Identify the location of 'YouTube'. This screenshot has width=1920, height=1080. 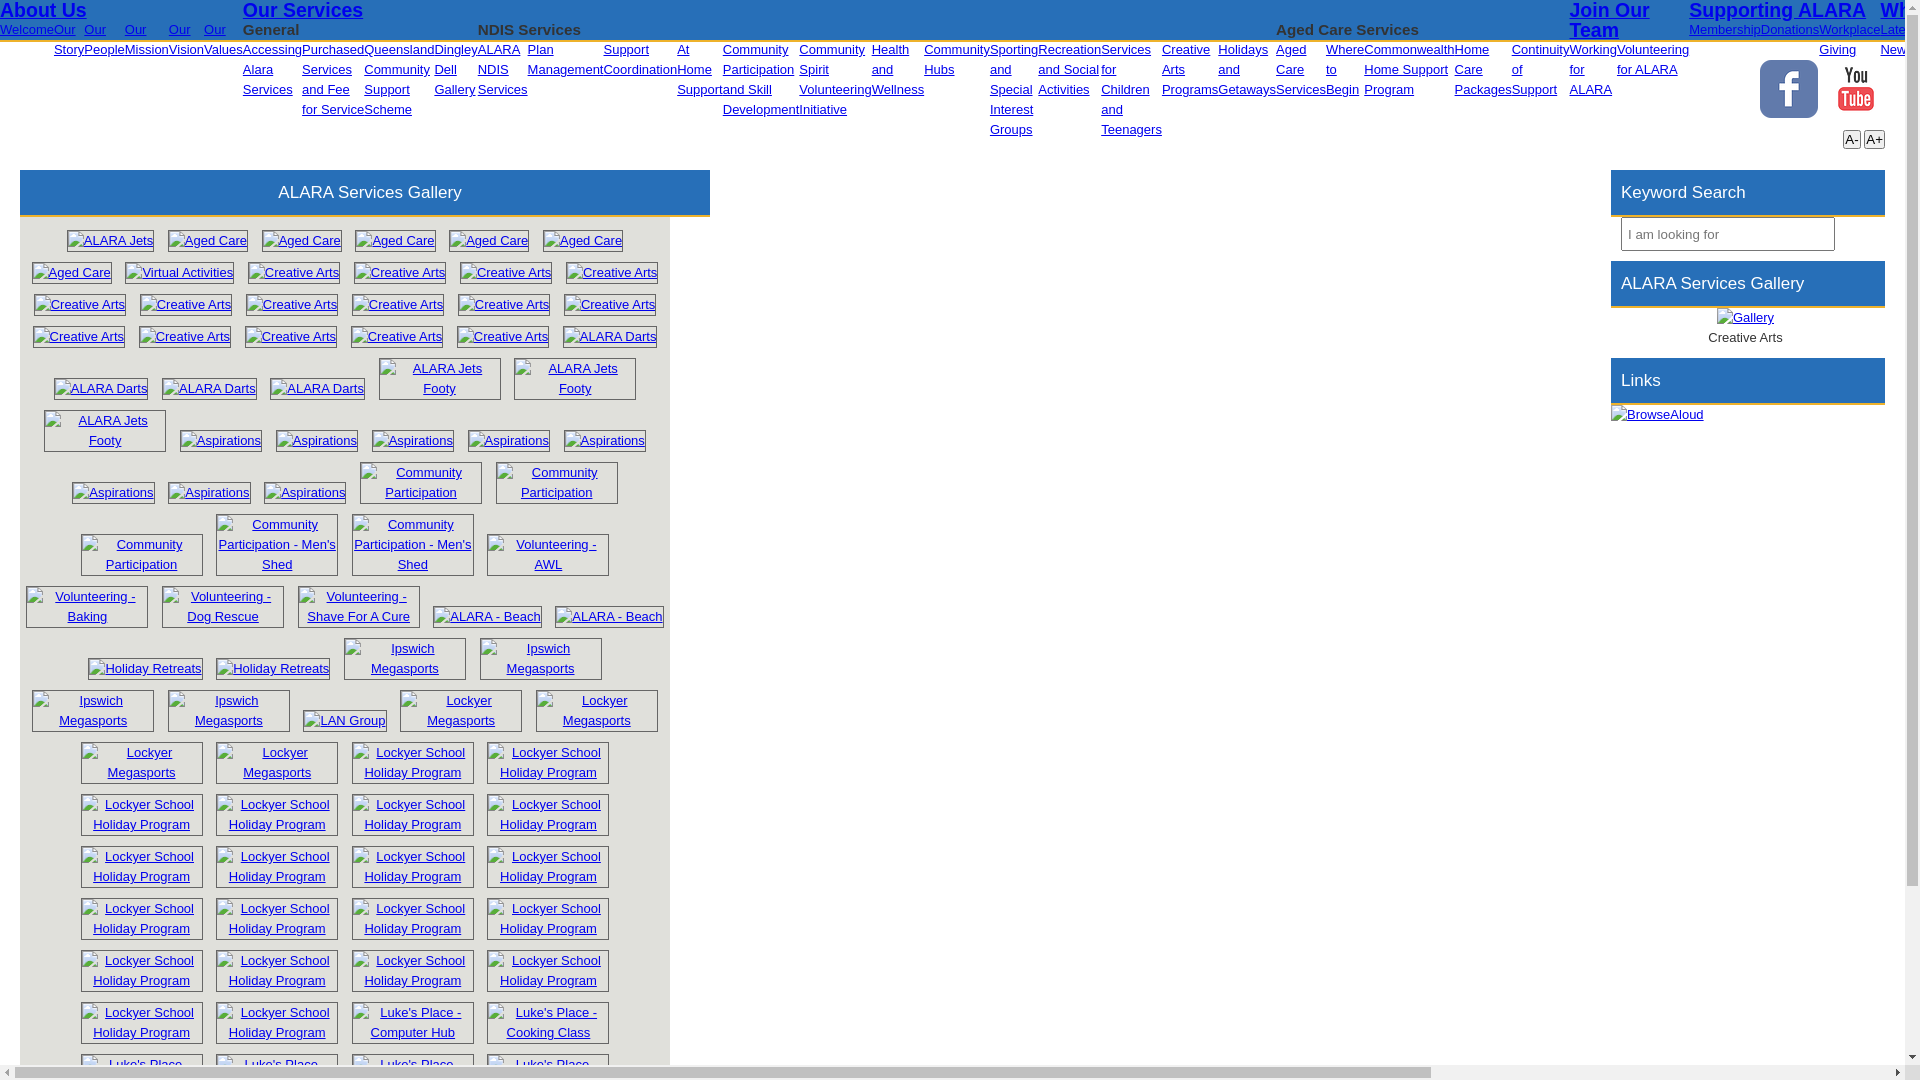
(1855, 87).